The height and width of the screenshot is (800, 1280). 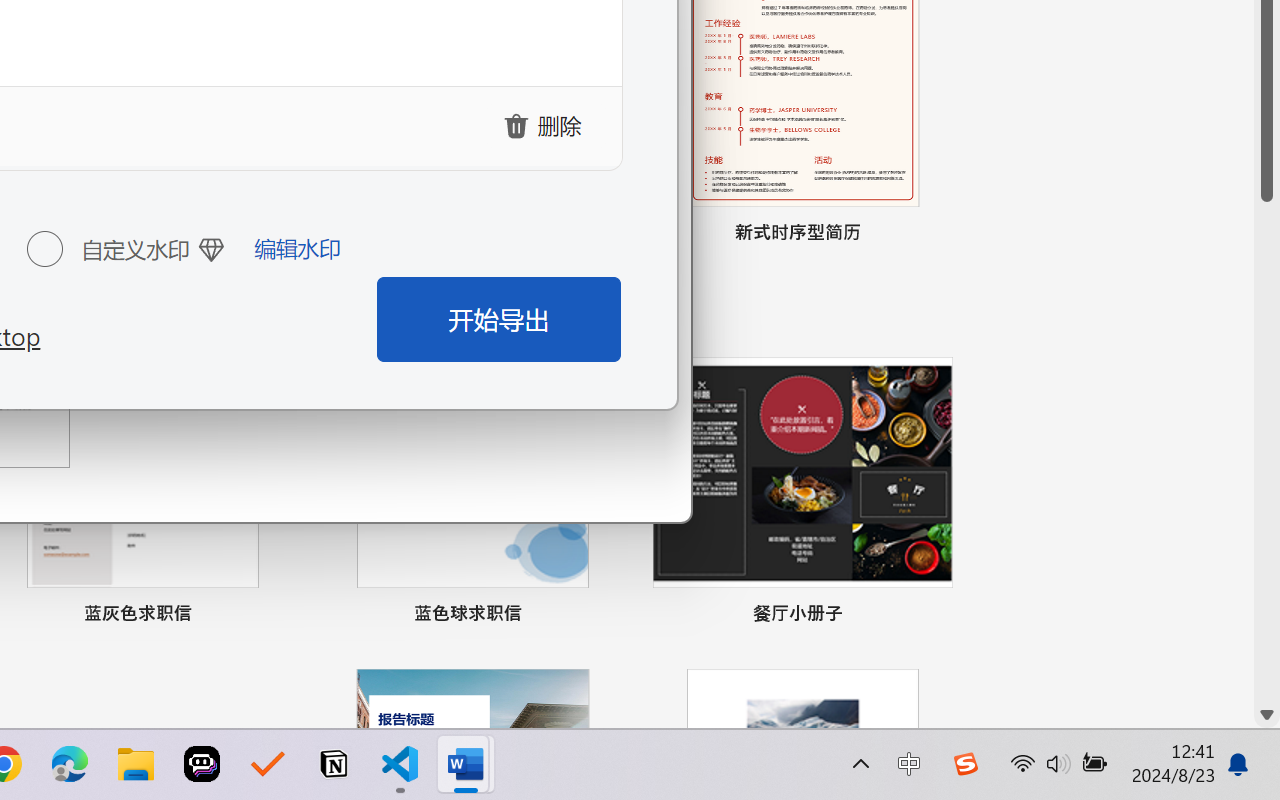 What do you see at coordinates (933, 616) in the screenshot?
I see `'Pin to list'` at bounding box center [933, 616].